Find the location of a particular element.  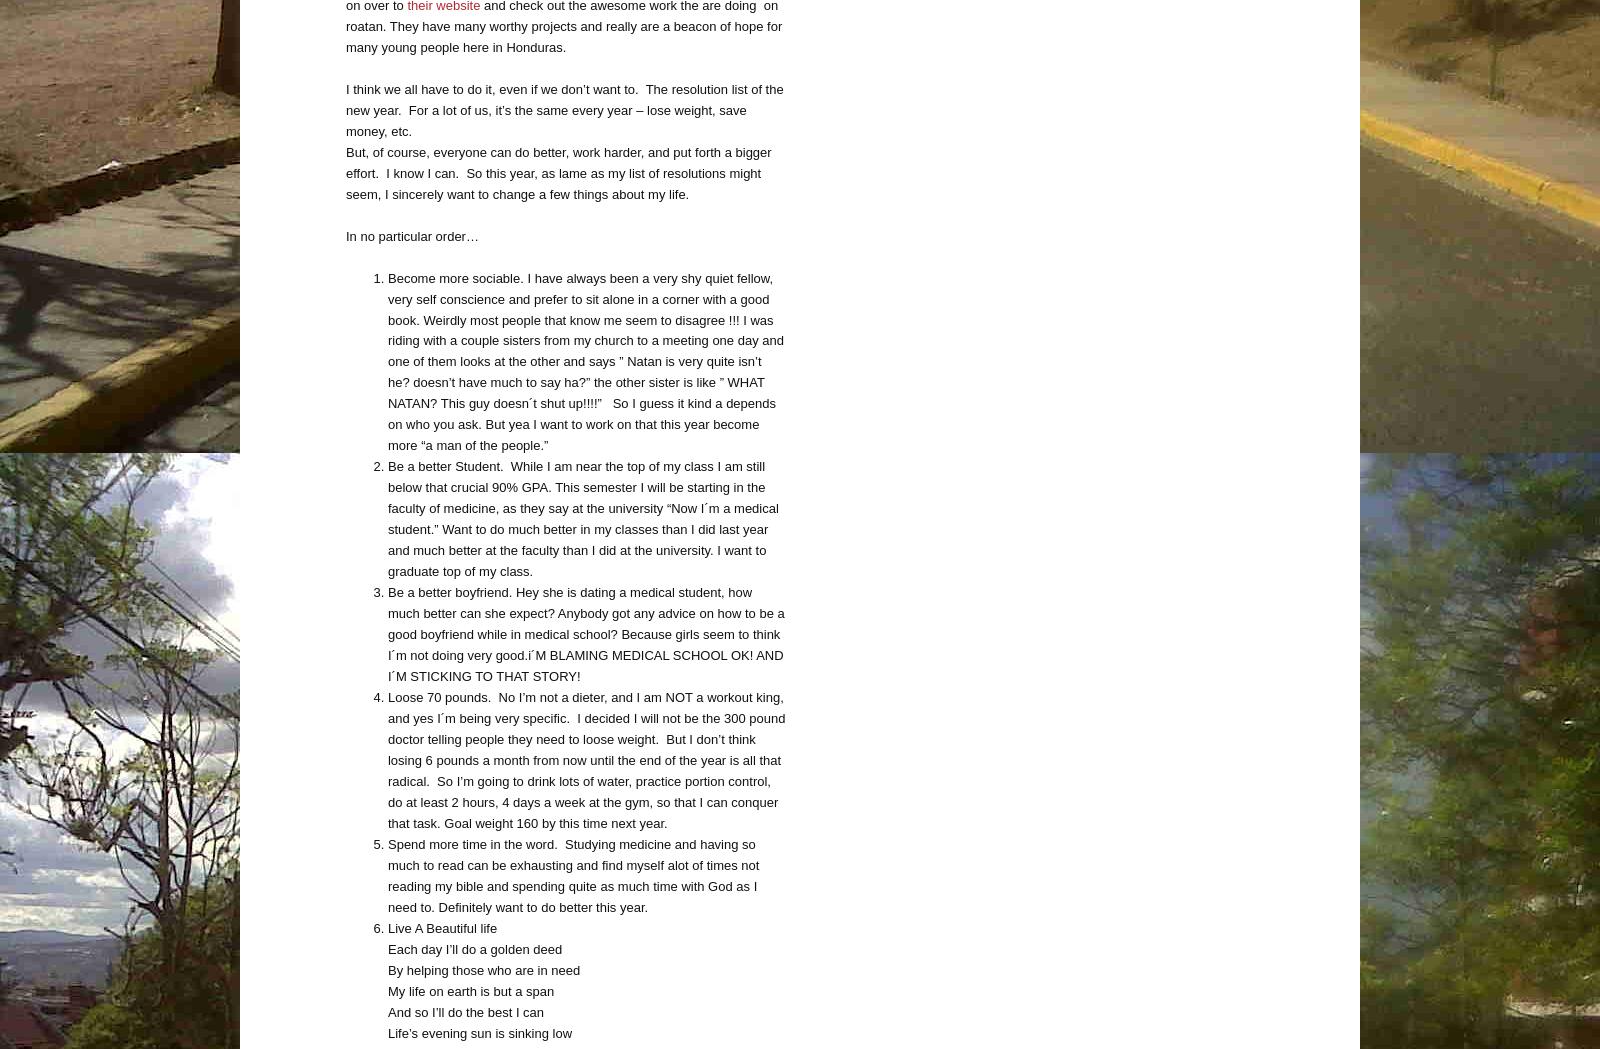

'My life on earth is but a span' is located at coordinates (469, 990).